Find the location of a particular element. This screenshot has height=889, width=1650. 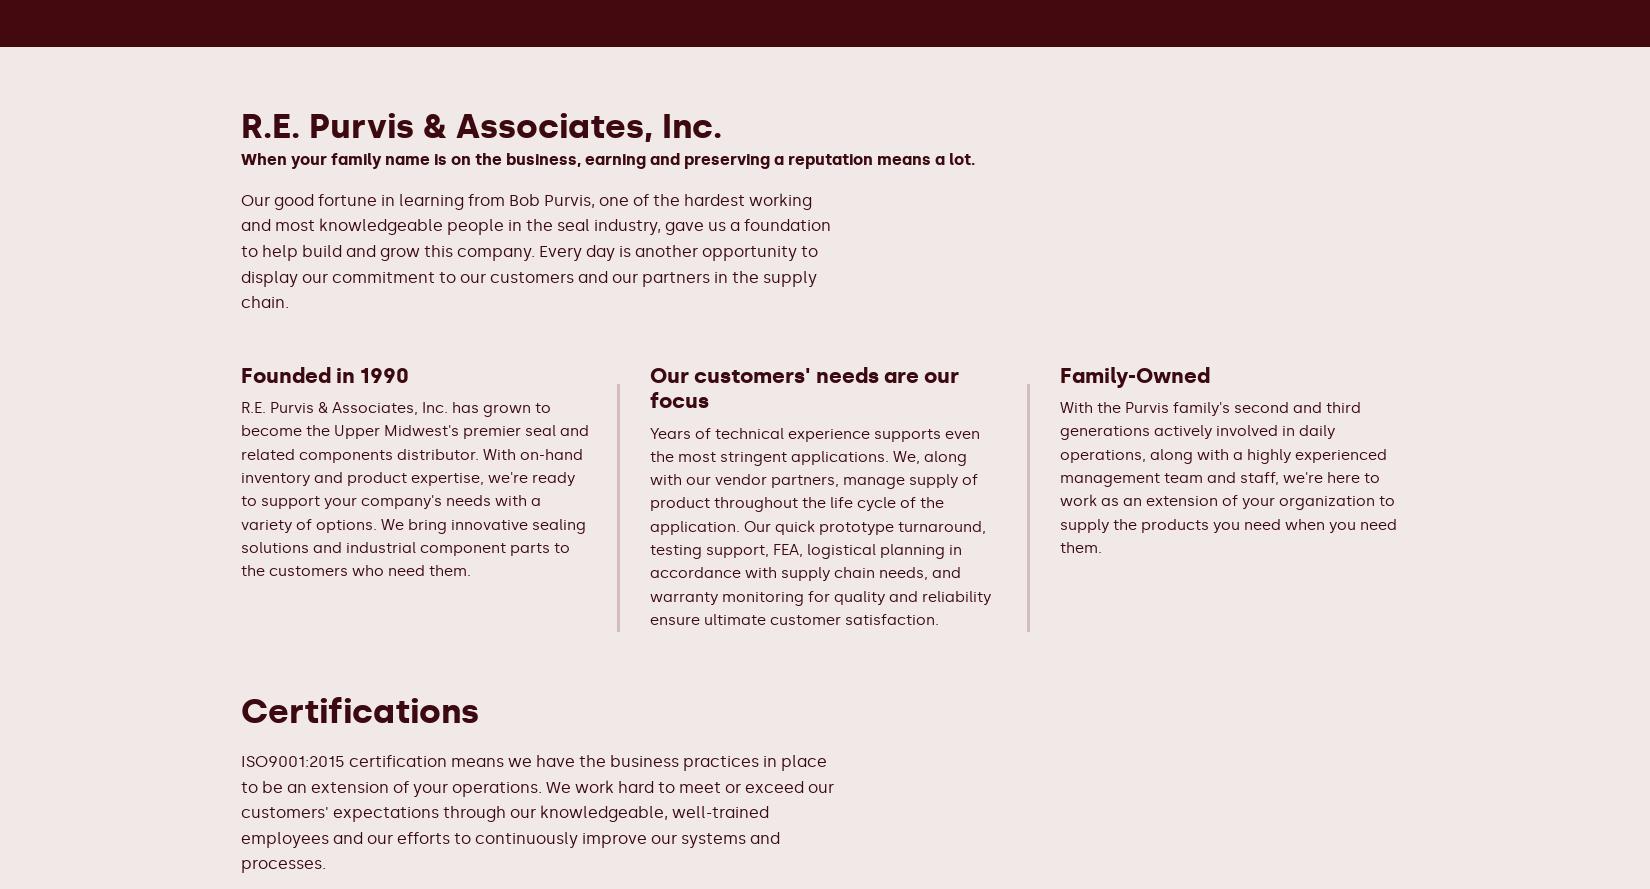

'Certifications' is located at coordinates (360, 710).